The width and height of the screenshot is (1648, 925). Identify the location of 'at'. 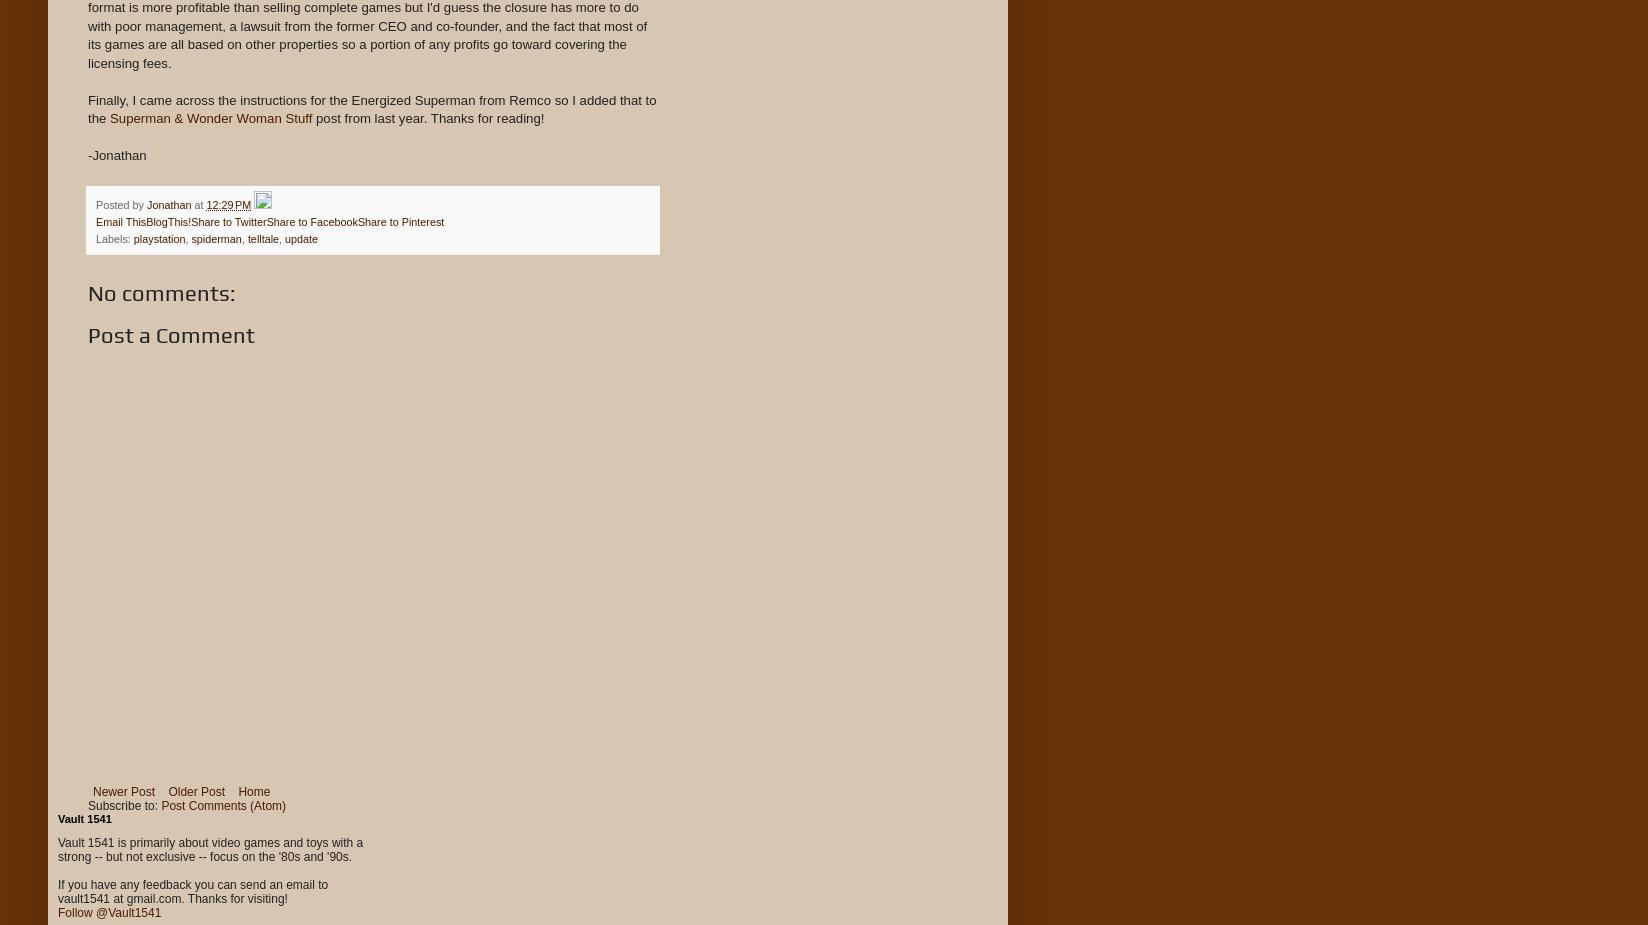
(200, 202).